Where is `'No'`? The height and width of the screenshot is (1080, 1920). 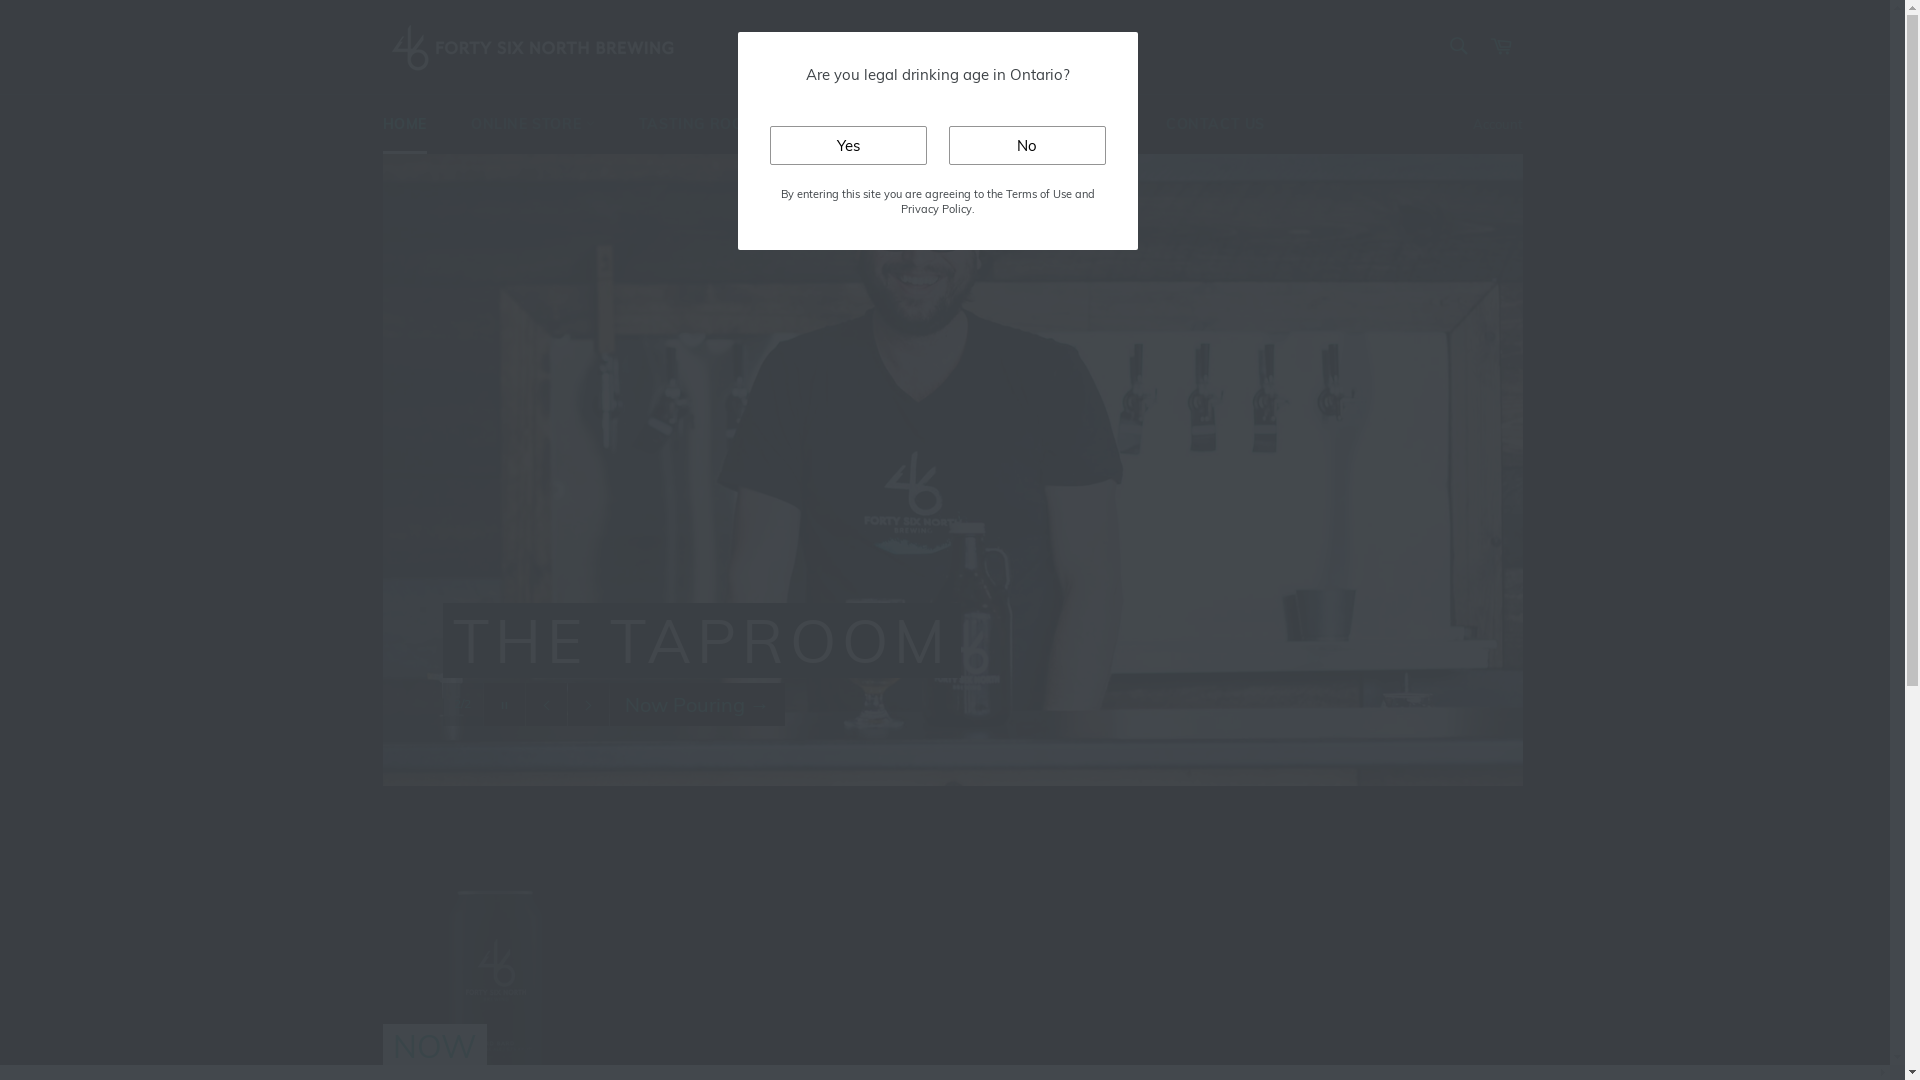 'No' is located at coordinates (1026, 144).